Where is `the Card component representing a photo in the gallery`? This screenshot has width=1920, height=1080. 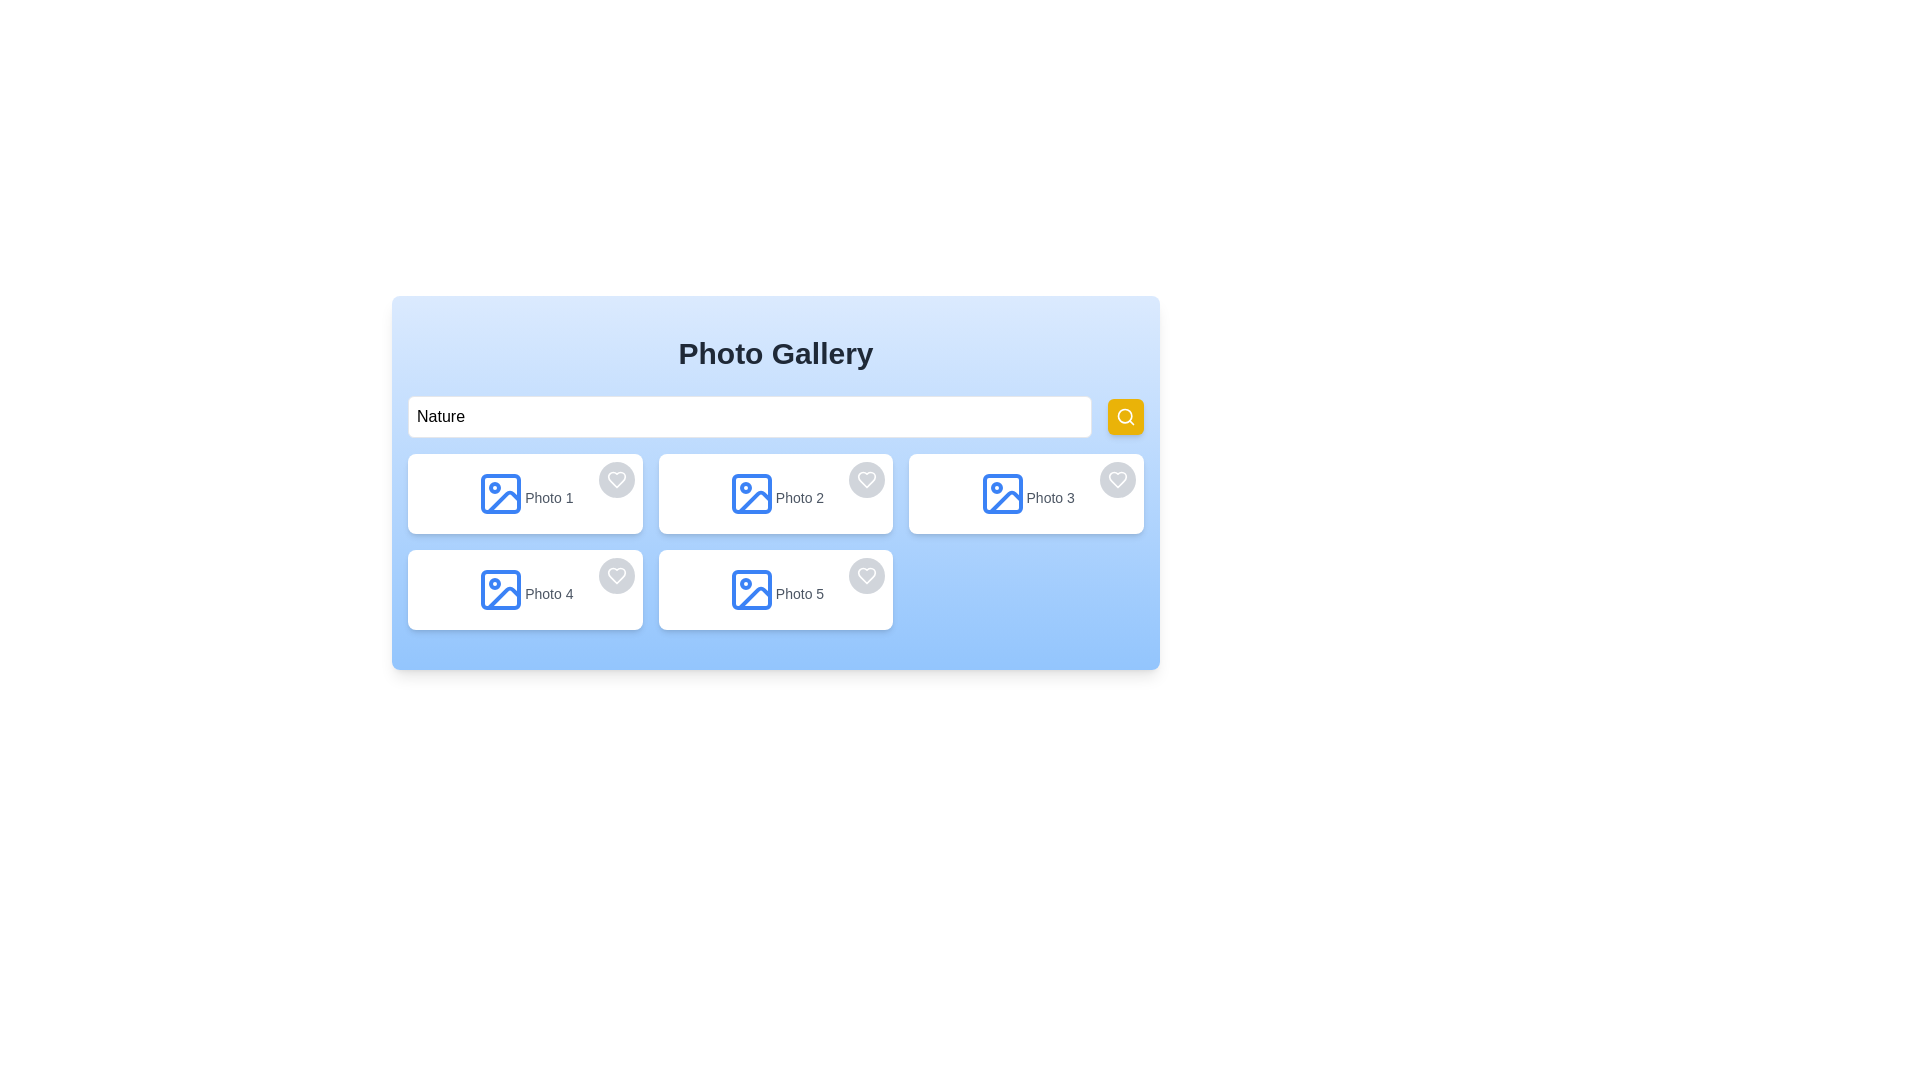 the Card component representing a photo in the gallery is located at coordinates (775, 493).